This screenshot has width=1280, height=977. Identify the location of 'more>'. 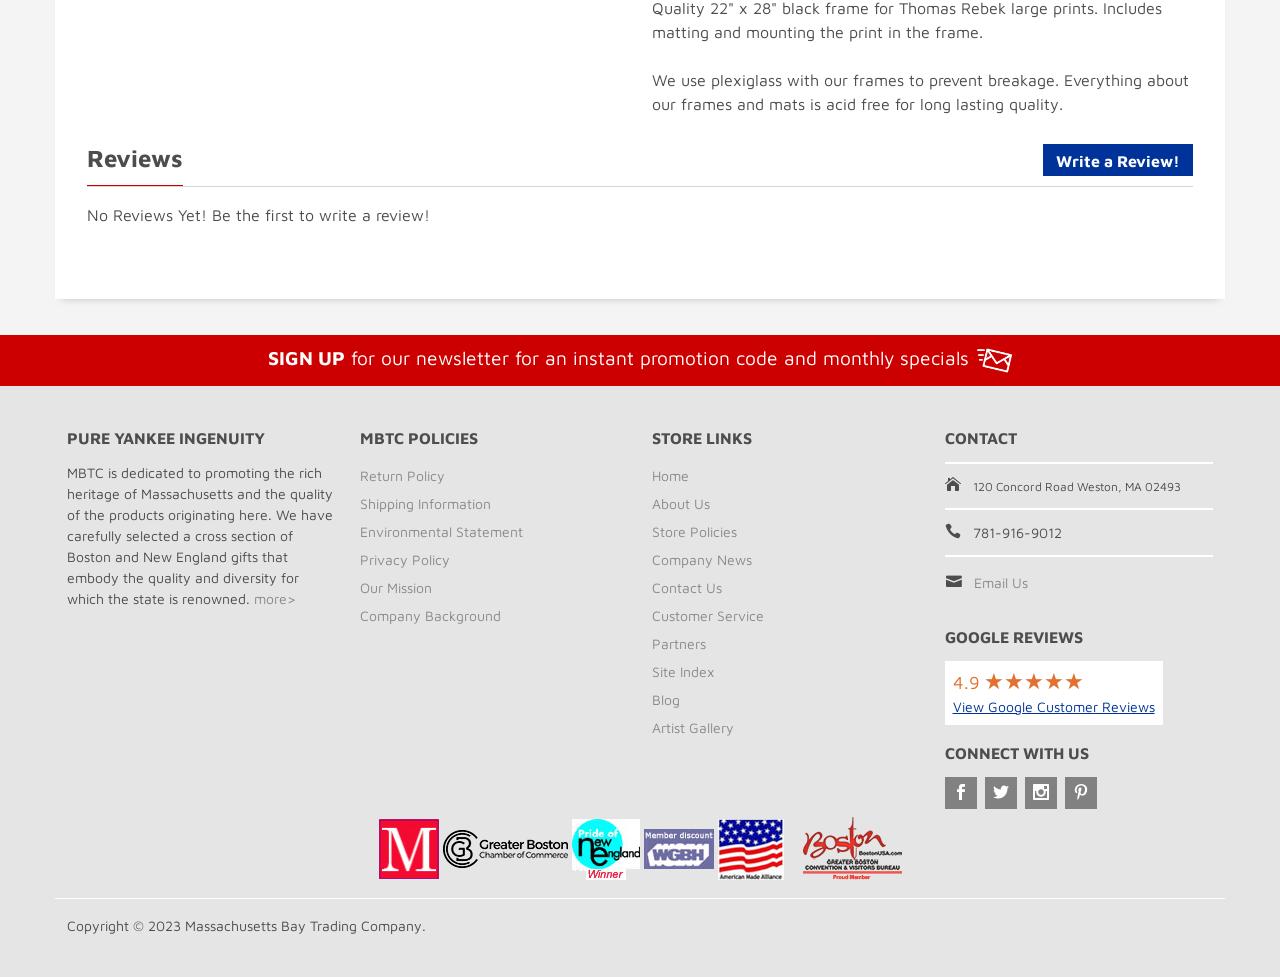
(252, 596).